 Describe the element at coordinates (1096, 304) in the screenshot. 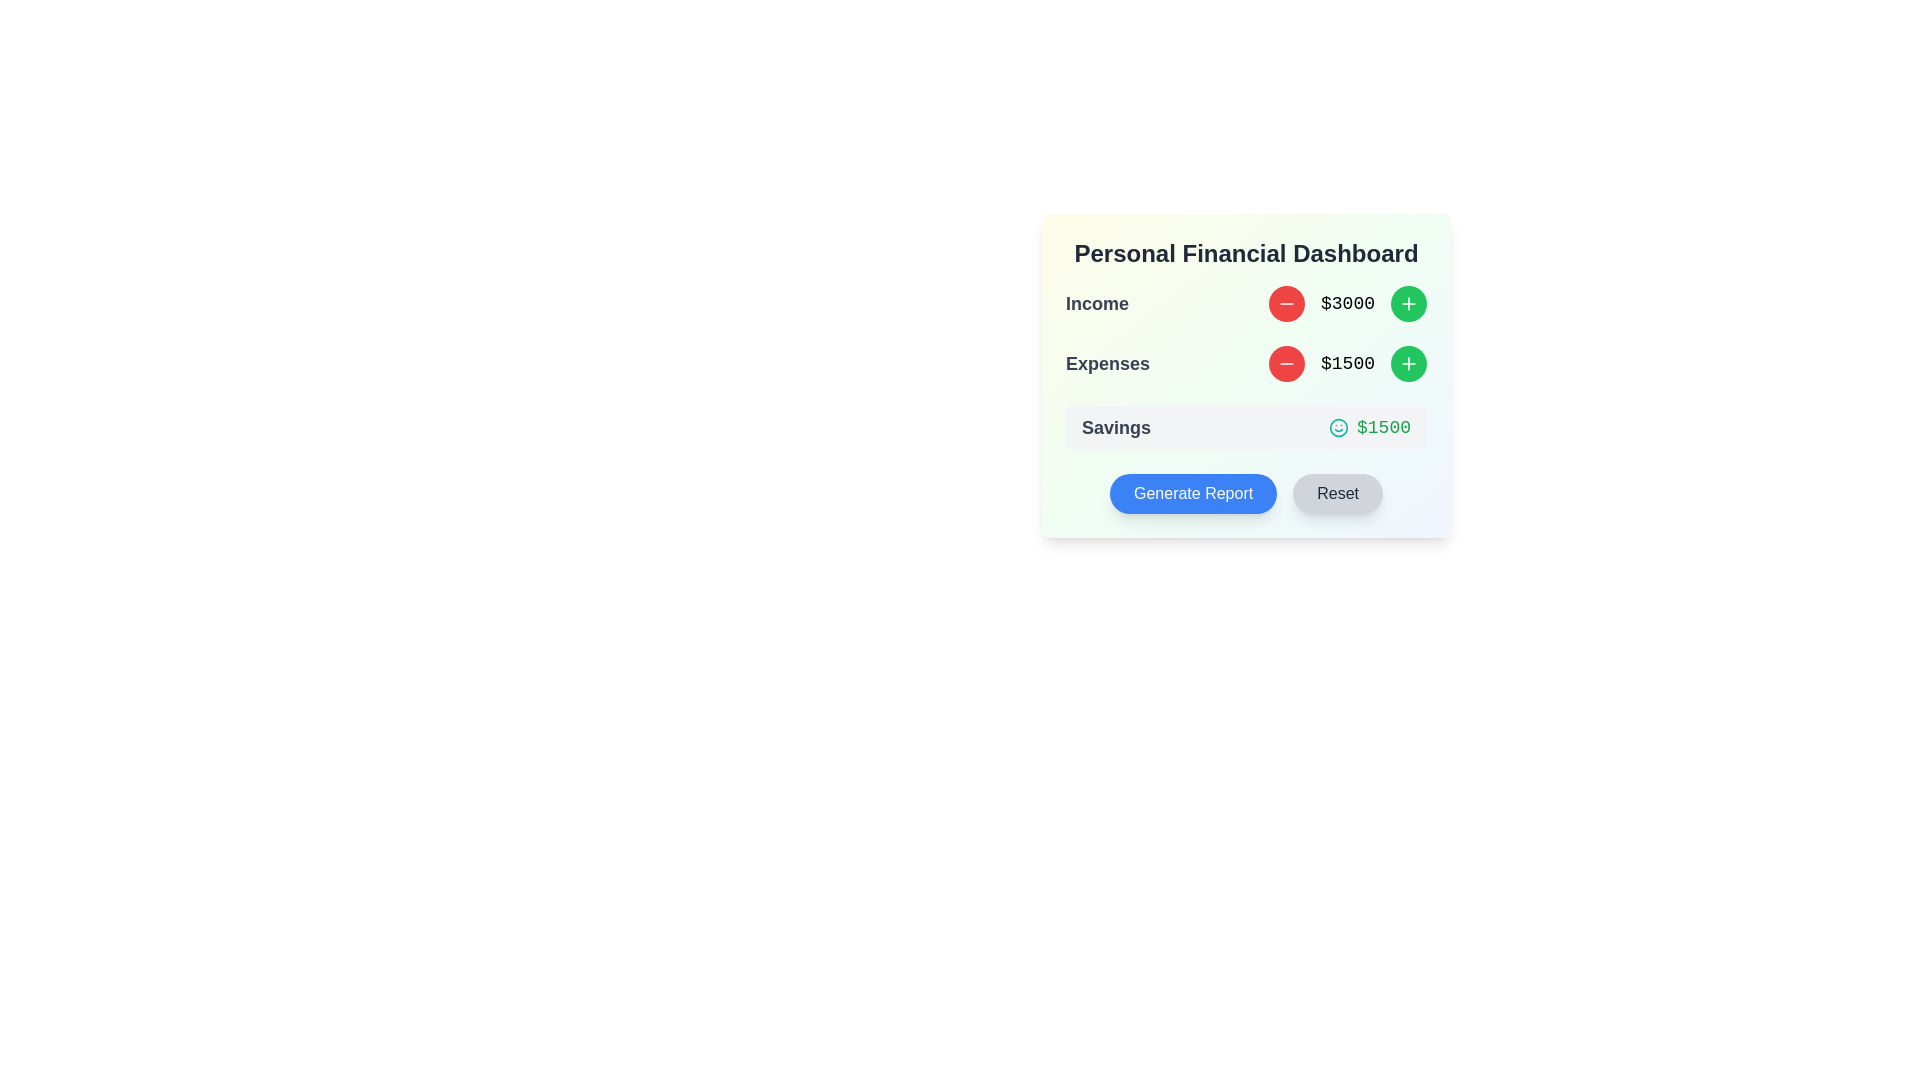

I see `the 'Income' category label located at the upper left of the financial summary section, which serves as a context for related data and actions` at that location.